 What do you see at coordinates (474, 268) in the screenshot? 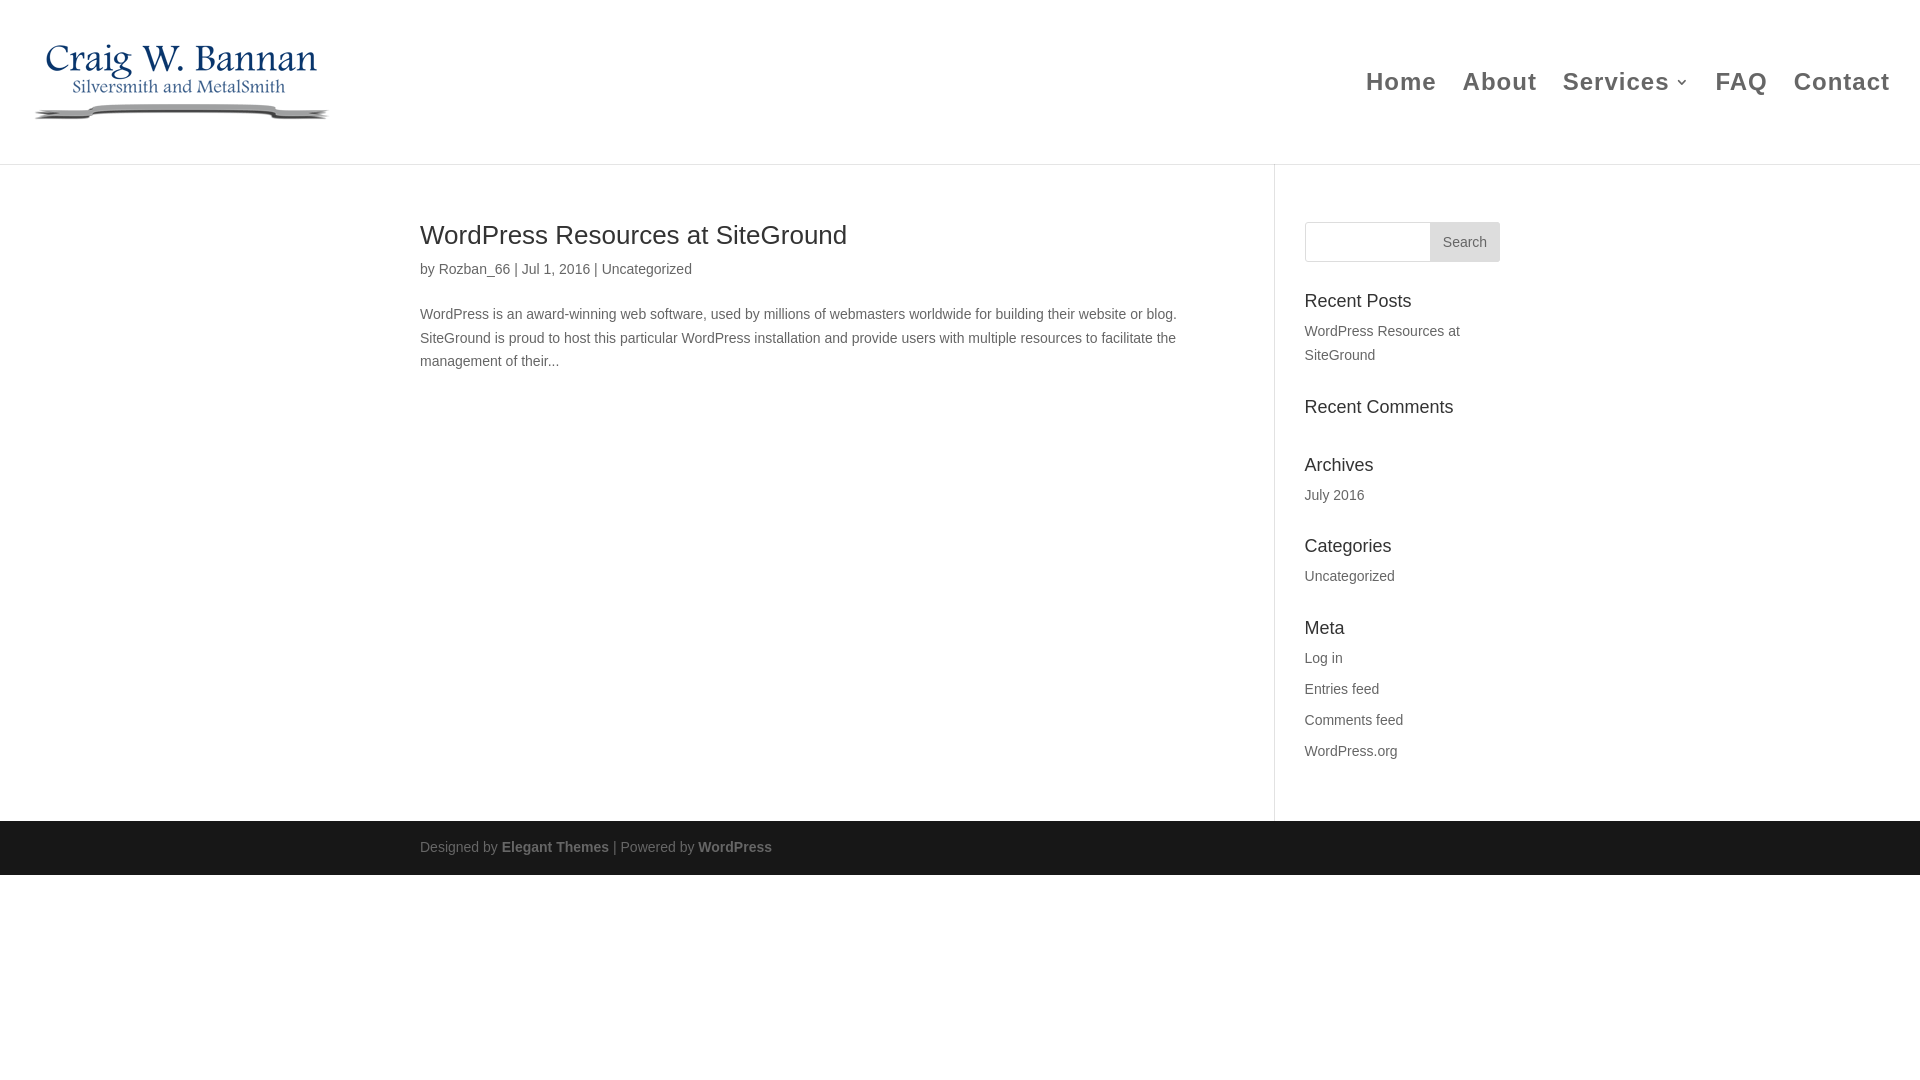
I see `'Rozban_66'` at bounding box center [474, 268].